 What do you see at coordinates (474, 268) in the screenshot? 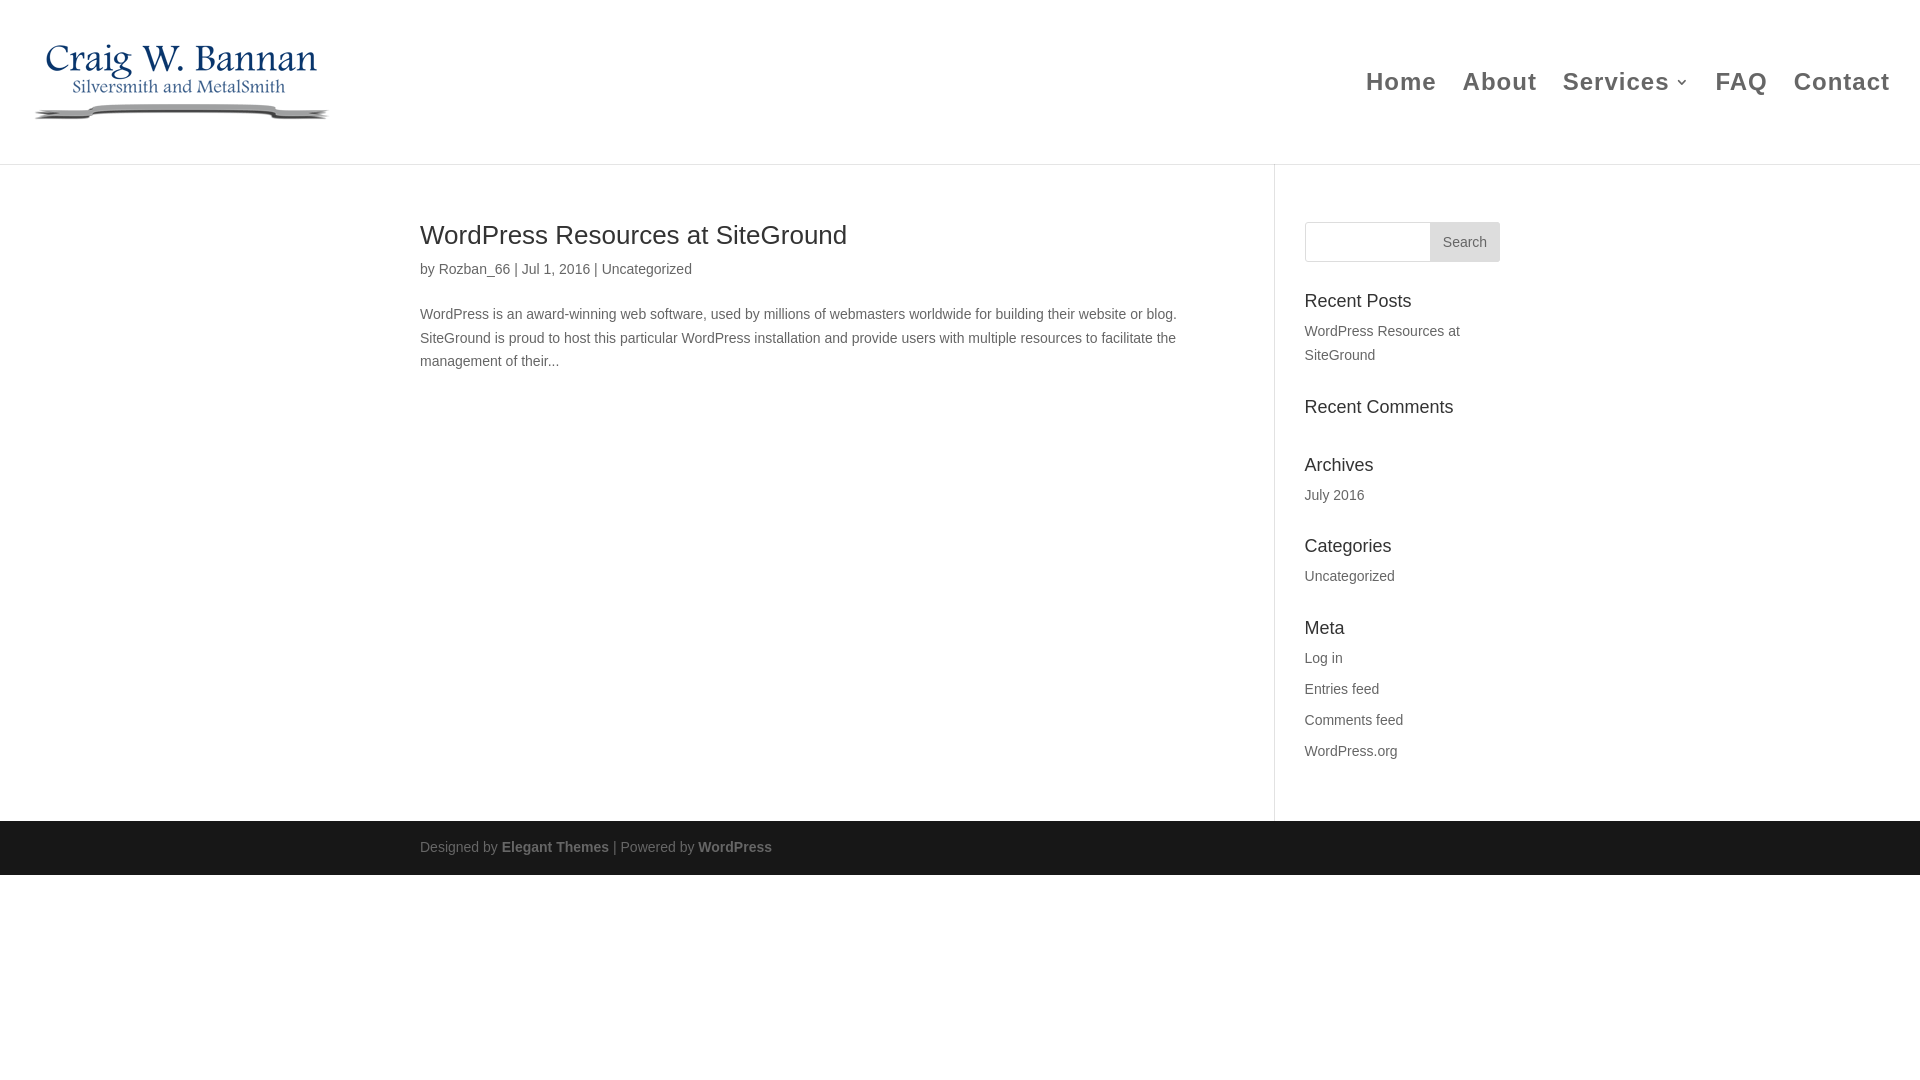
I see `'Rozban_66'` at bounding box center [474, 268].